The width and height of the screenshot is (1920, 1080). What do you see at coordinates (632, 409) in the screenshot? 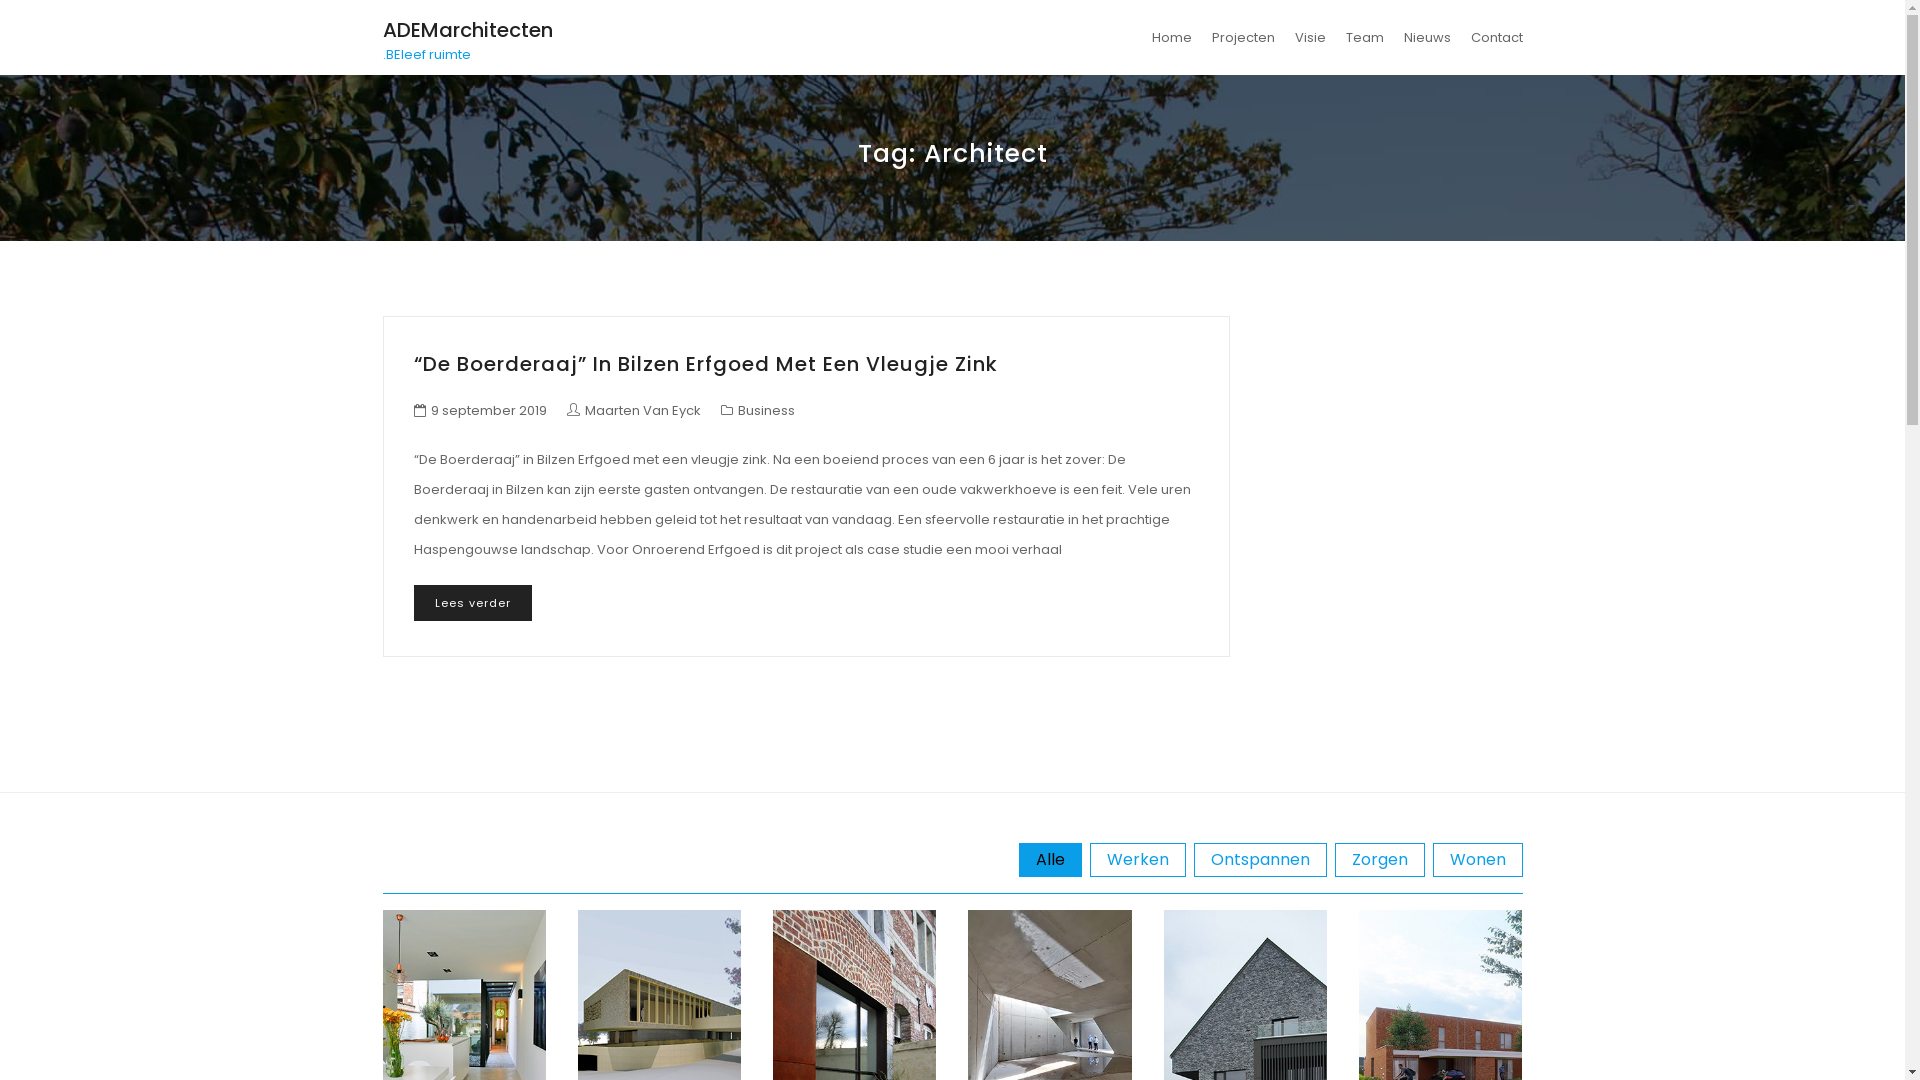
I see `'Maarten Van Eyck'` at bounding box center [632, 409].